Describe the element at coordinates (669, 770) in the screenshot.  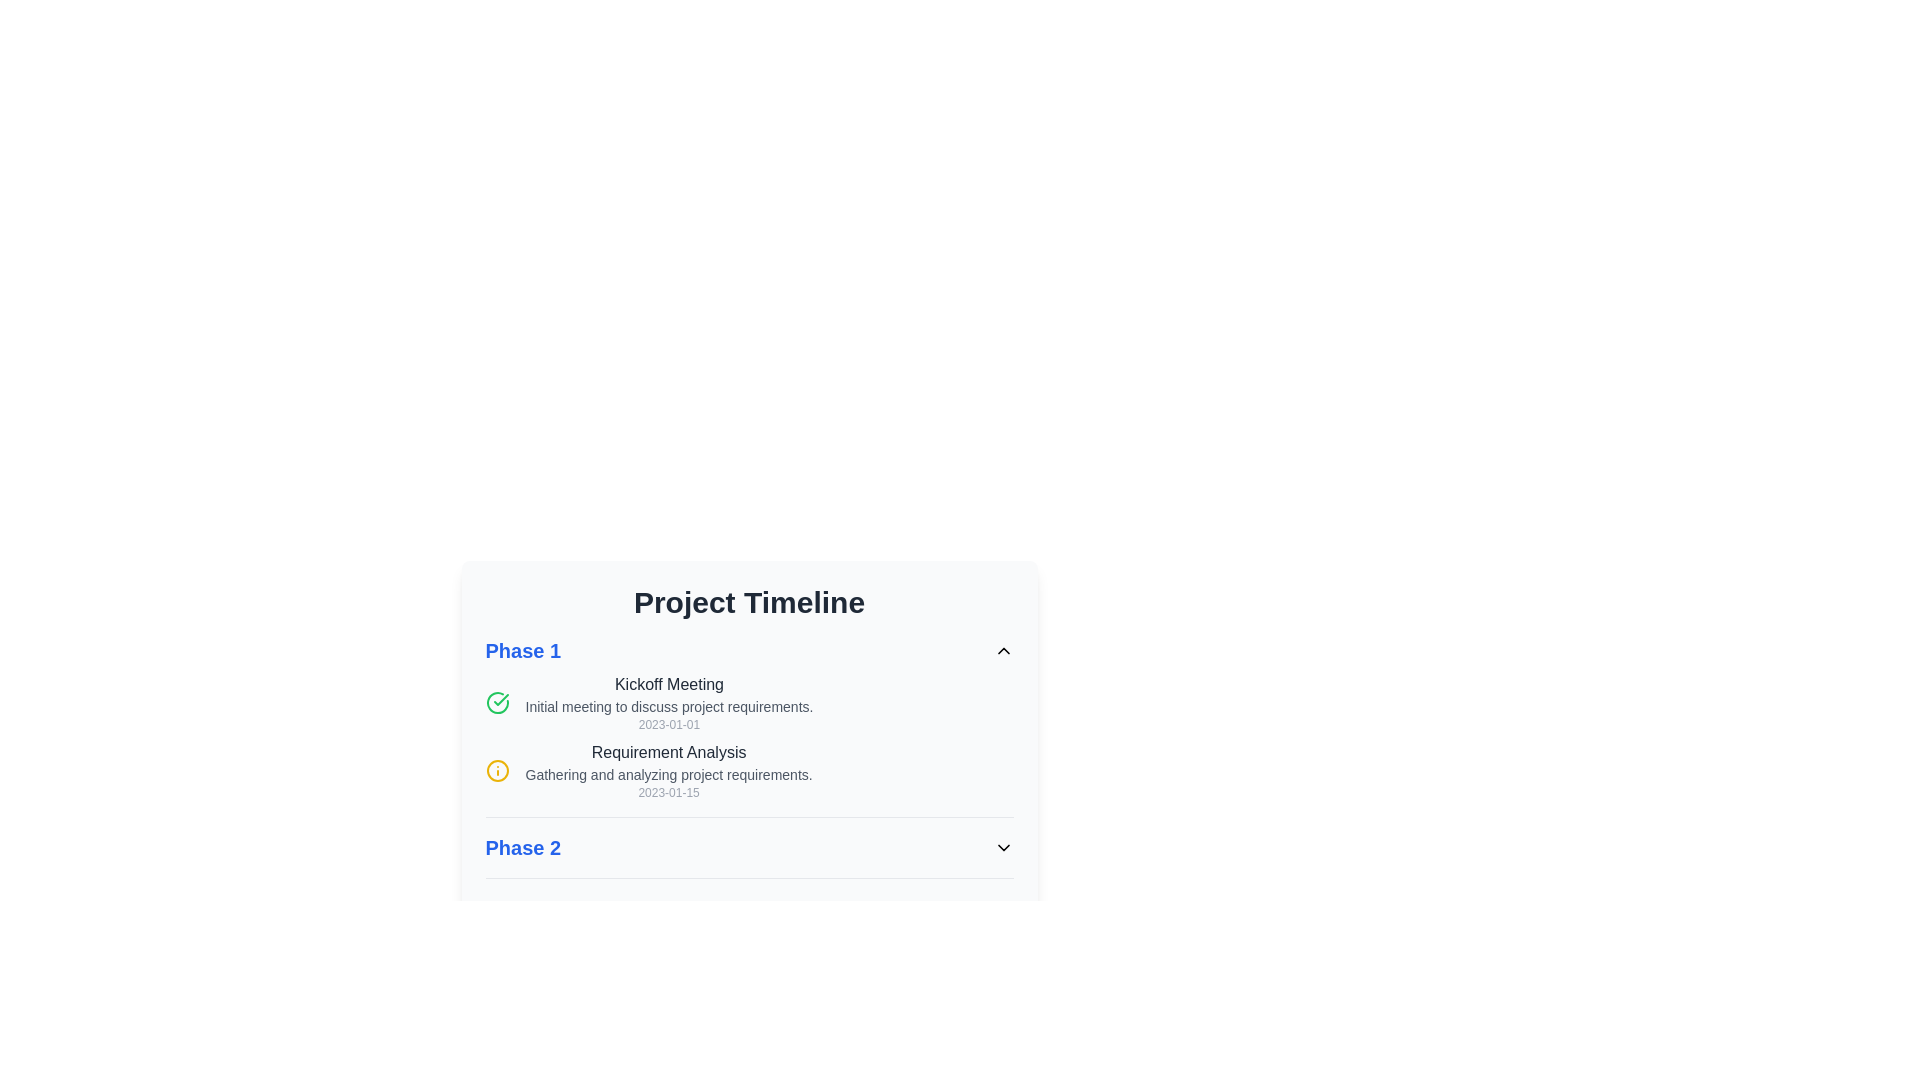
I see `text block containing the title 'Requirement Analysis', subtitle 'Gathering and analyzing project requirements.', and date '2023-01-15', which is positioned below 'Phase 1' and 'Kickoff Meeting'` at that location.